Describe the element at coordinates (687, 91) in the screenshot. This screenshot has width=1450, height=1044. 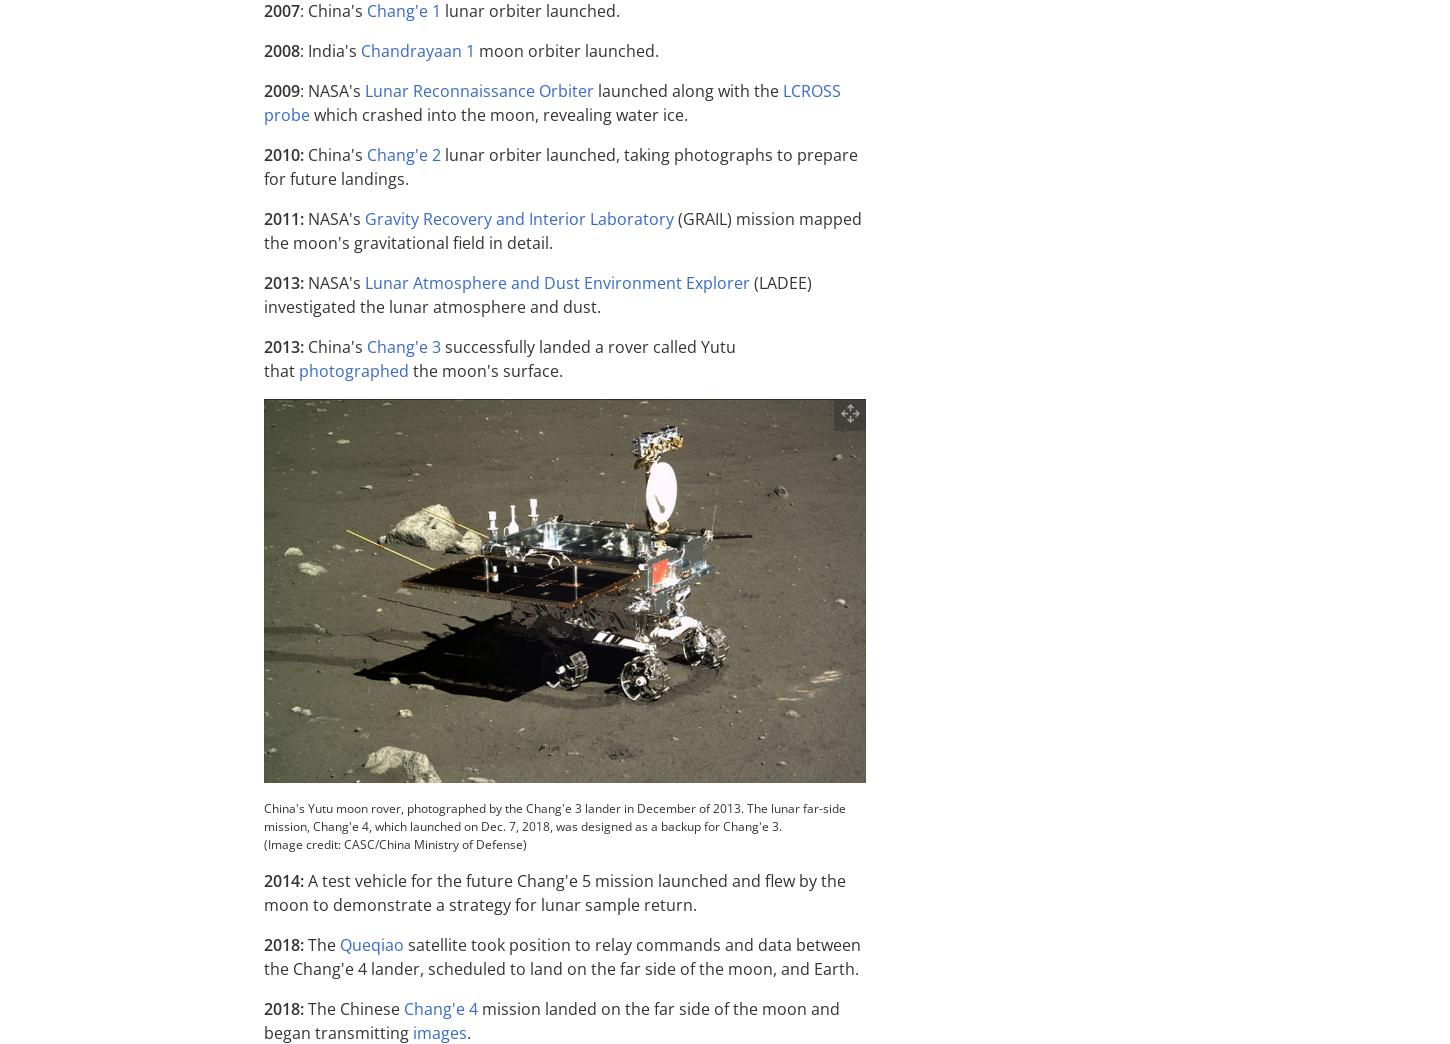
I see `'launched along with the'` at that location.